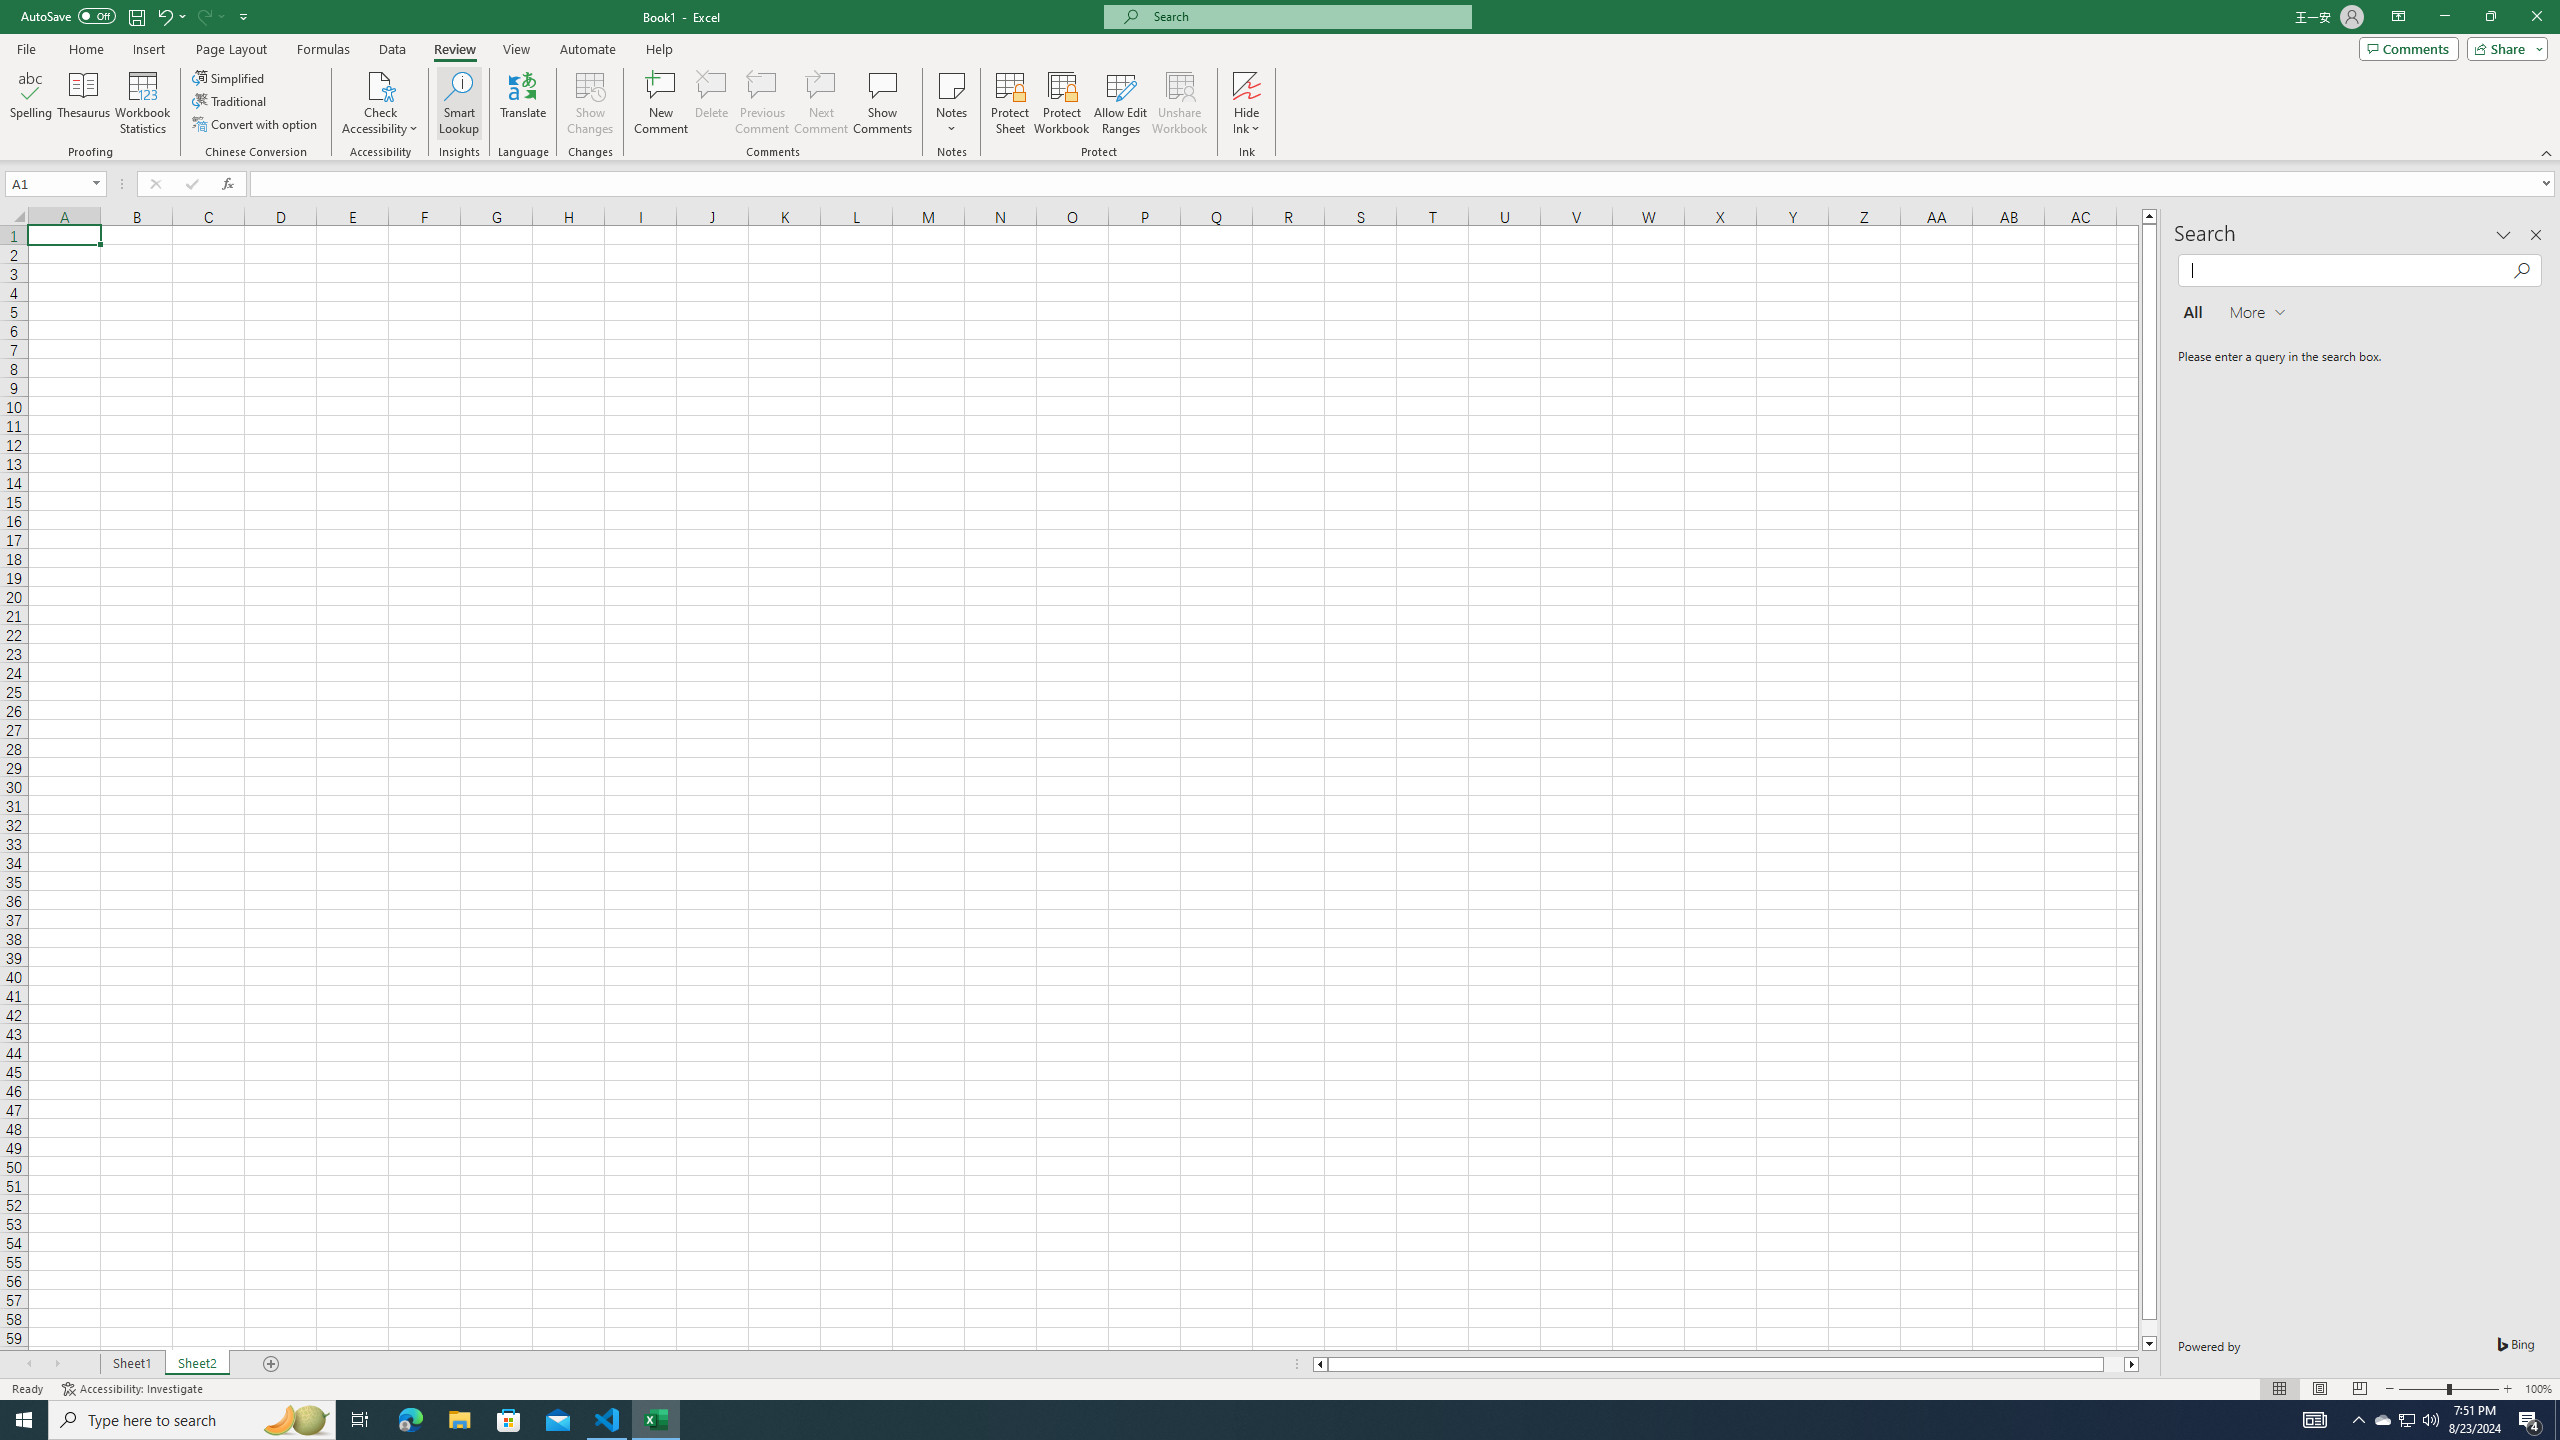 The image size is (2560, 1440). I want to click on 'Notes', so click(951, 103).